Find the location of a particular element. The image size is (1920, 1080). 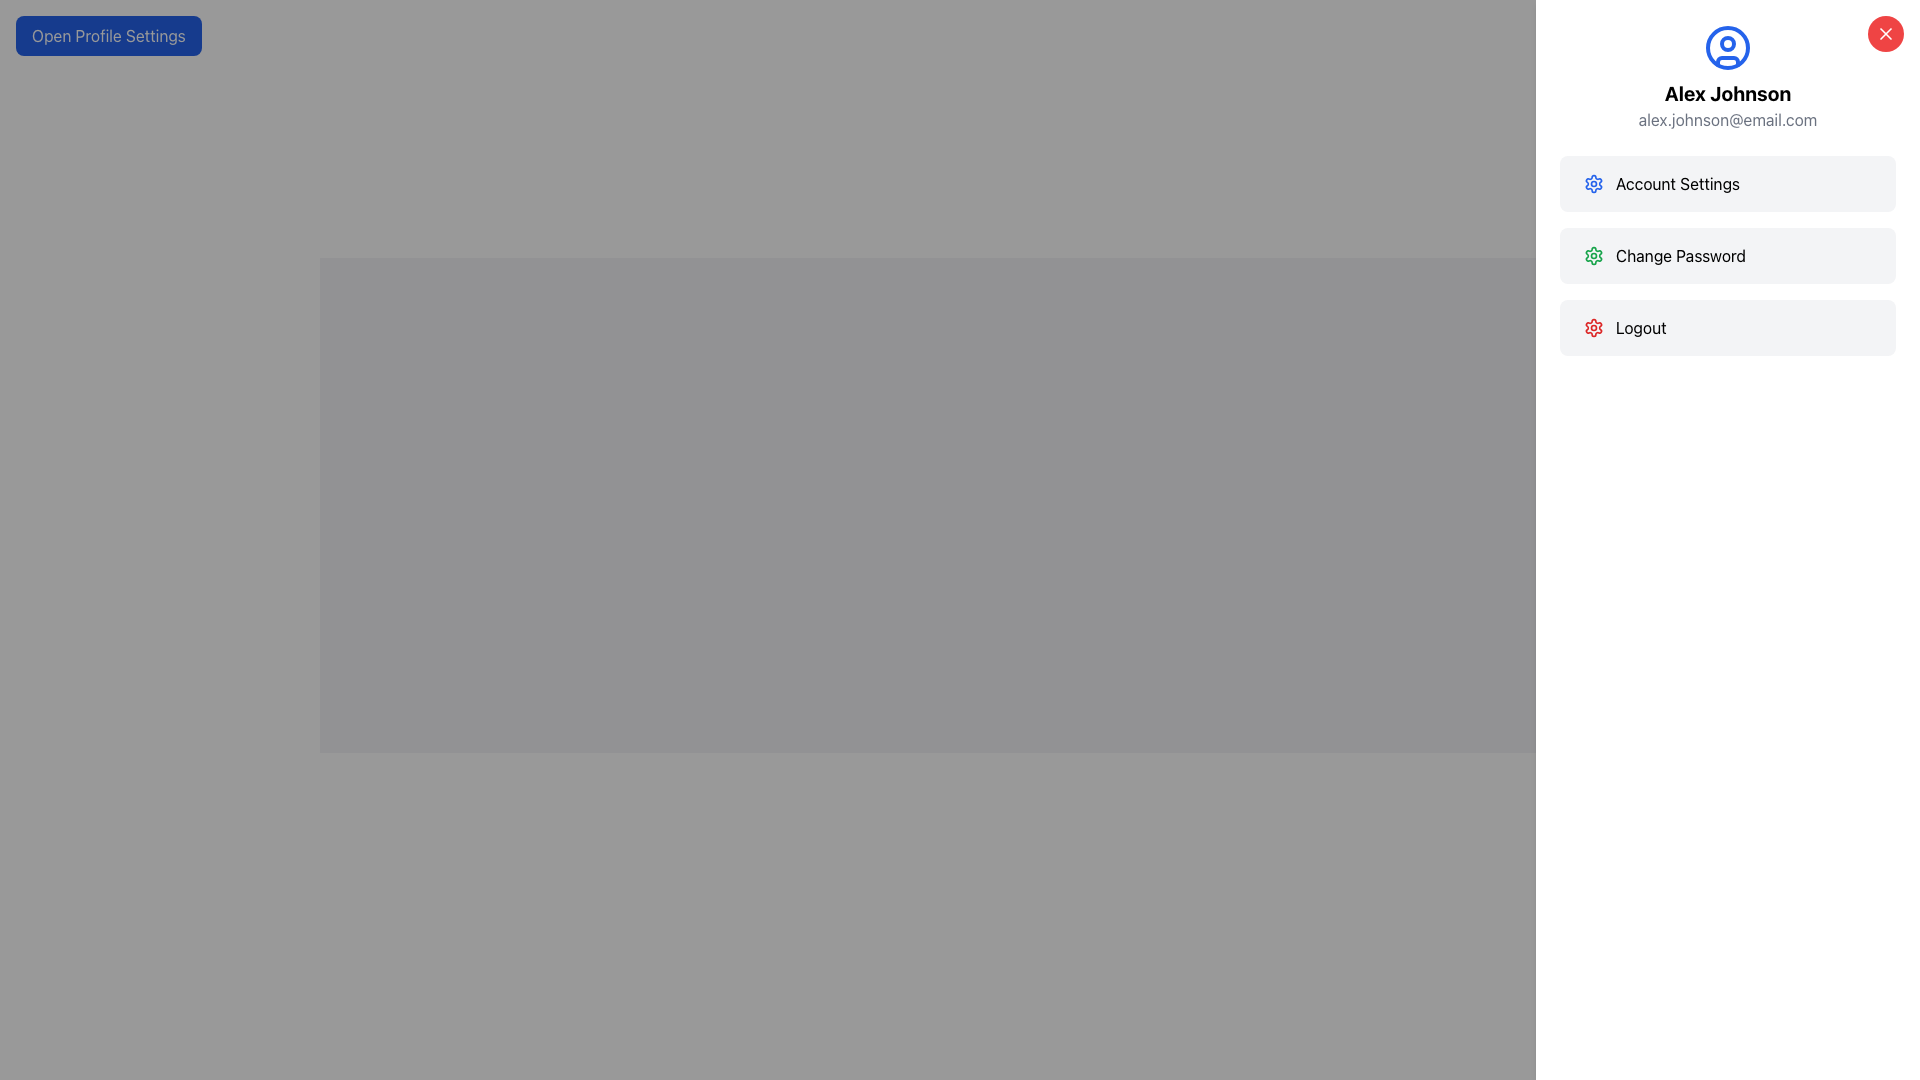

the outermost circle of the user profile icon located at the top-right corner of the layout is located at coordinates (1727, 46).